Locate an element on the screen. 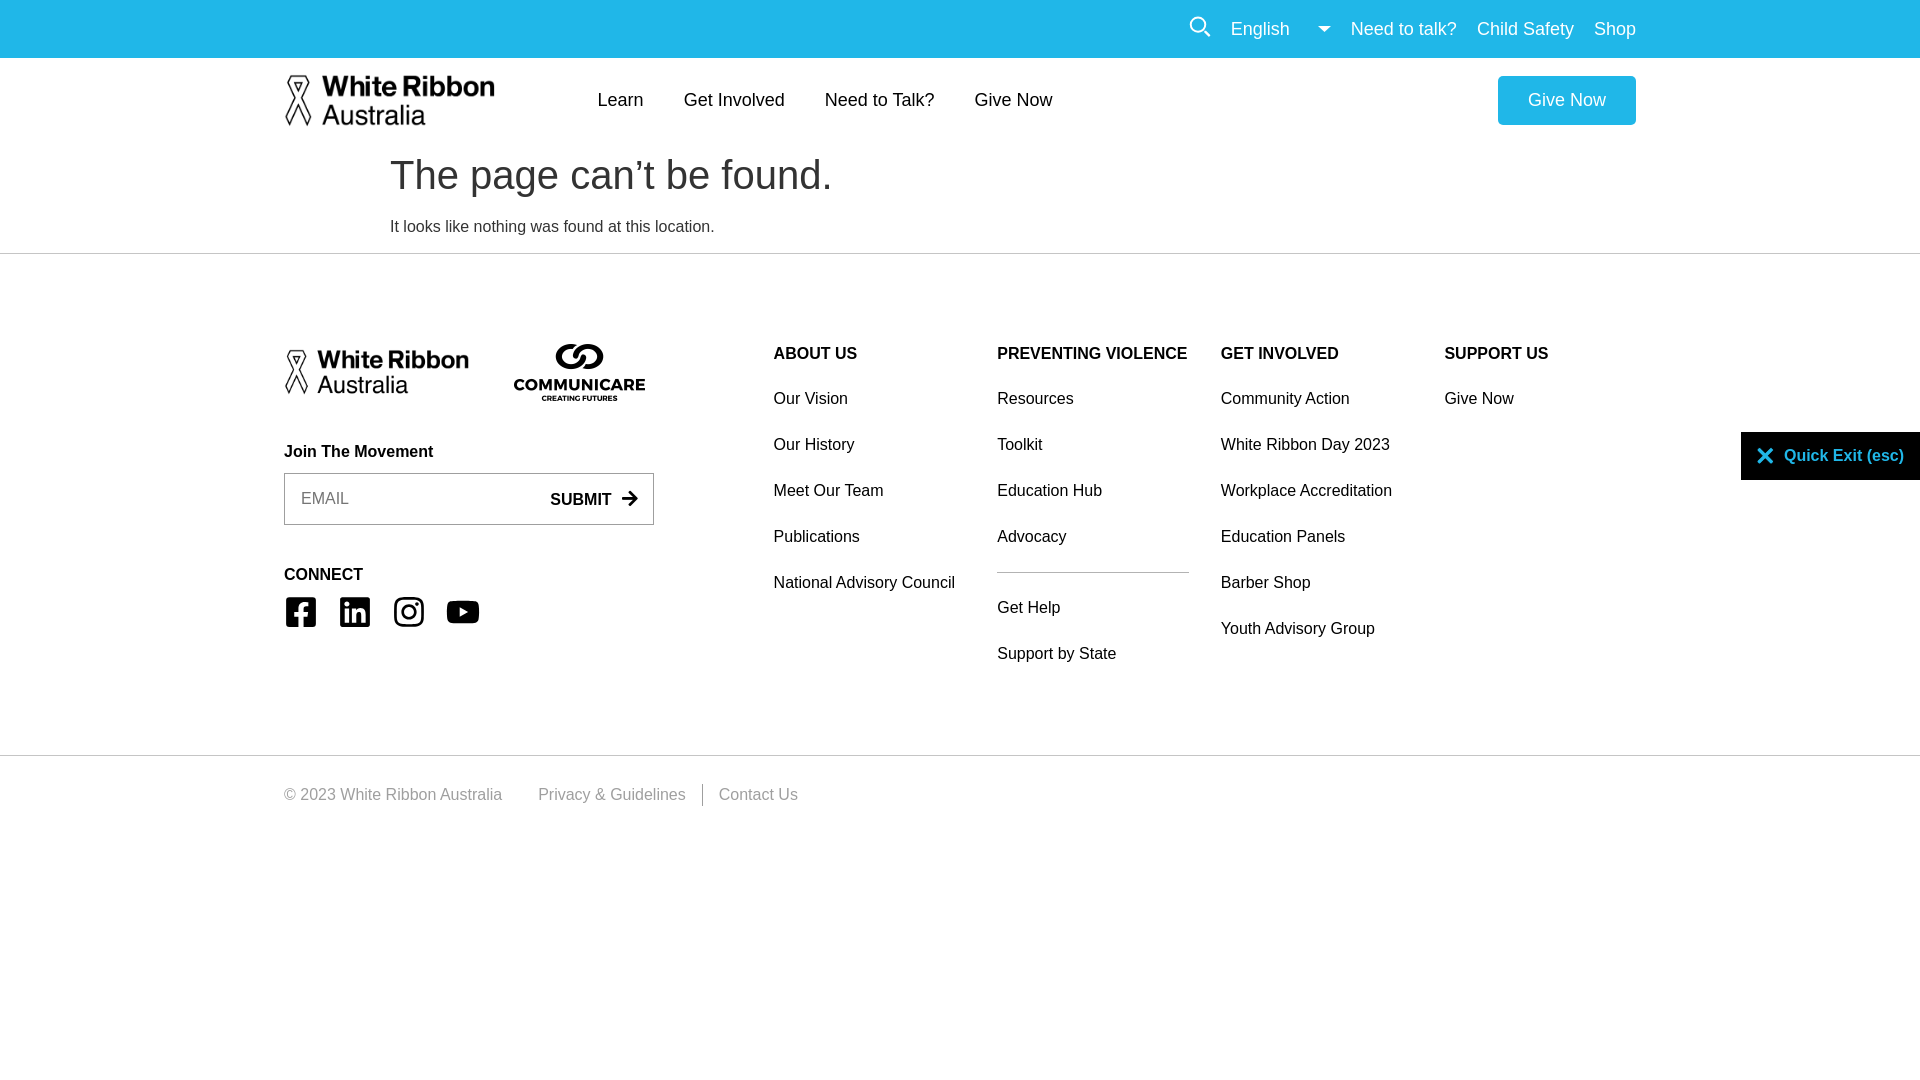 This screenshot has width=1920, height=1080. 'Need to talk?' is located at coordinates (1402, 28).